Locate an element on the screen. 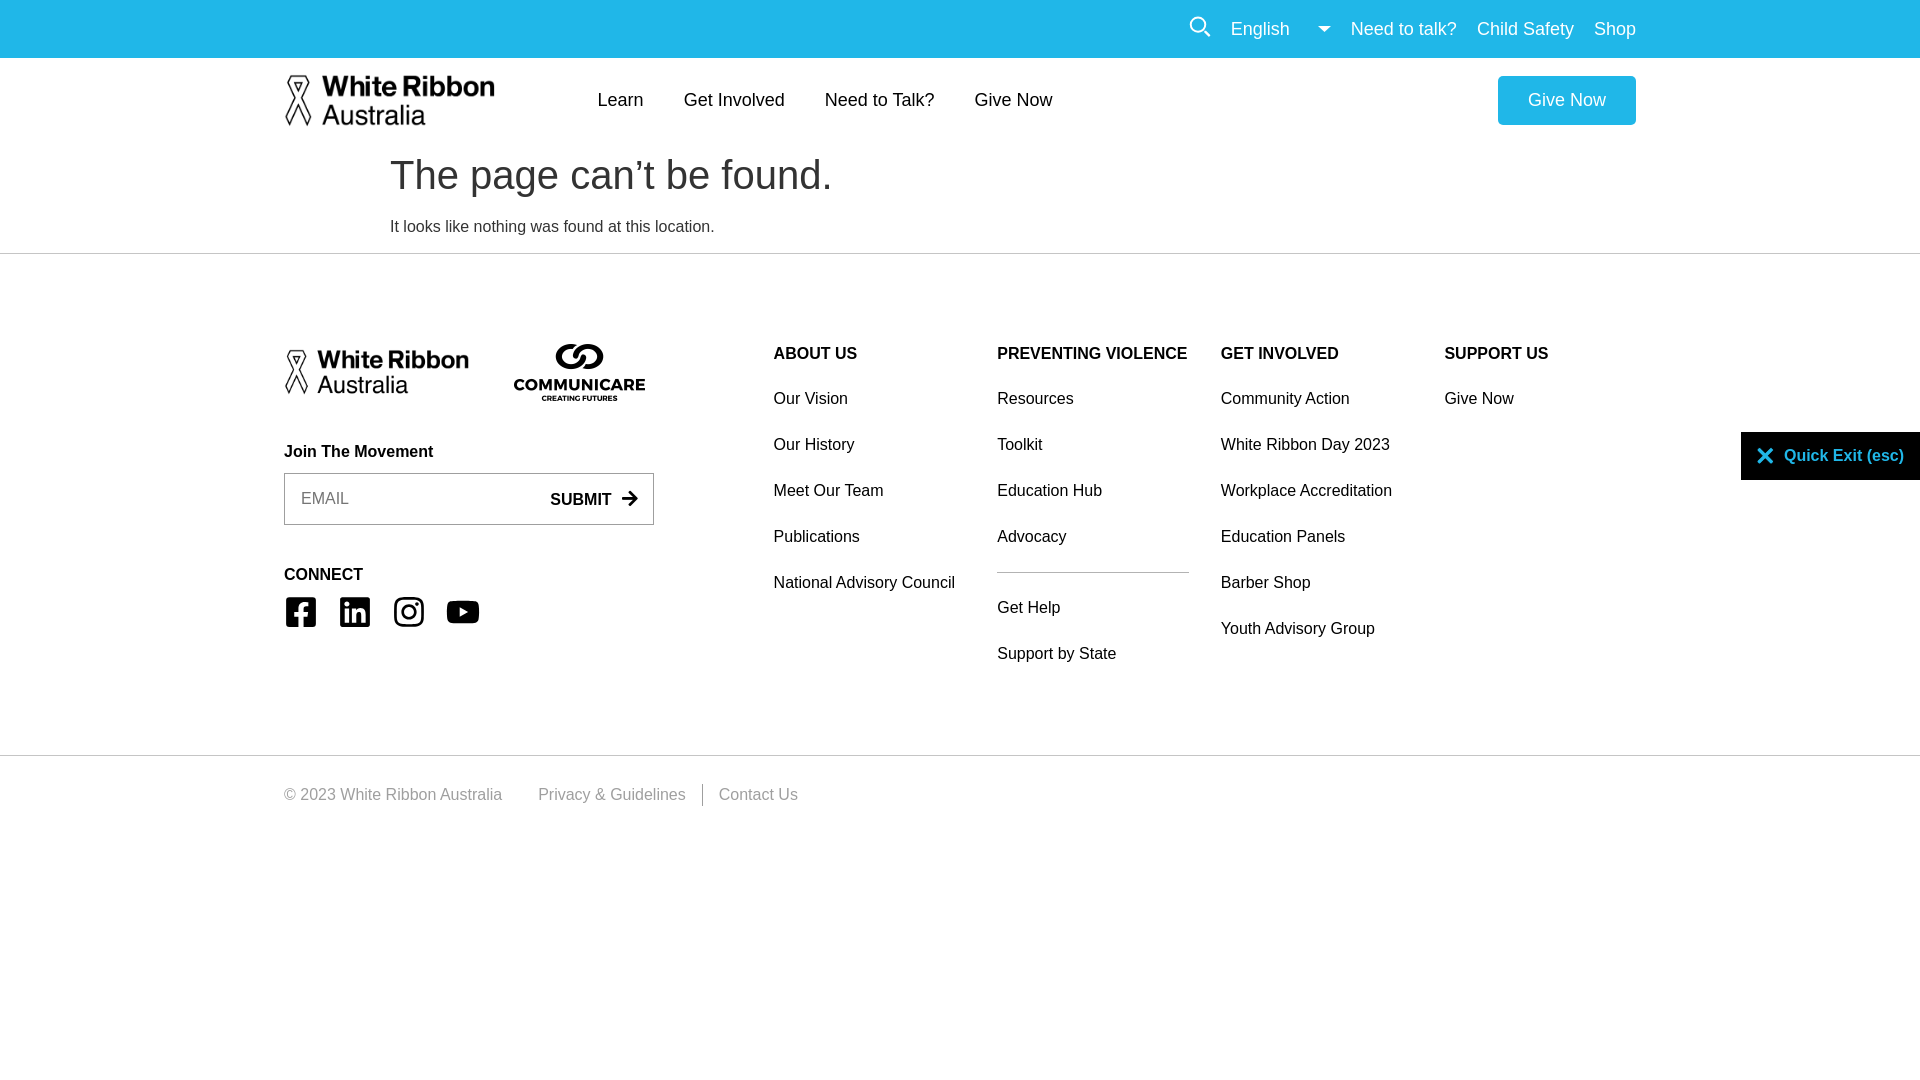 This screenshot has width=1920, height=1080. 'Need to talk?' is located at coordinates (1402, 28).